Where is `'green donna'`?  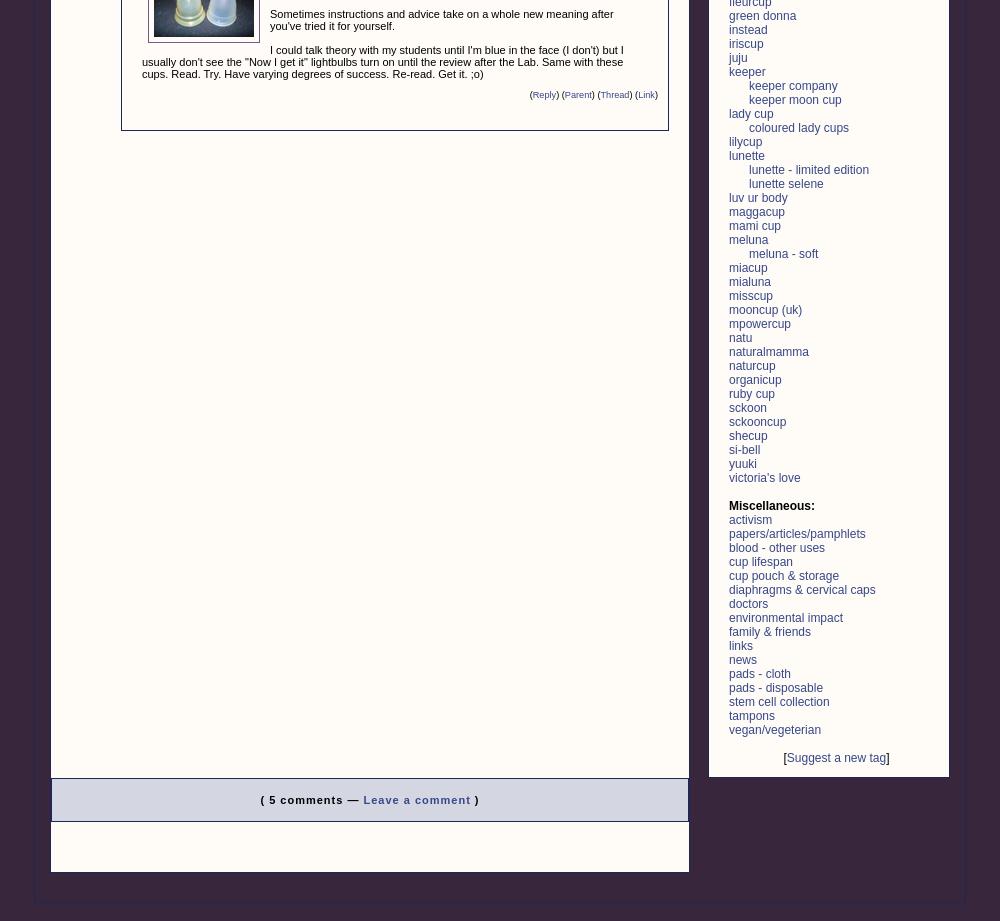 'green donna' is located at coordinates (762, 16).